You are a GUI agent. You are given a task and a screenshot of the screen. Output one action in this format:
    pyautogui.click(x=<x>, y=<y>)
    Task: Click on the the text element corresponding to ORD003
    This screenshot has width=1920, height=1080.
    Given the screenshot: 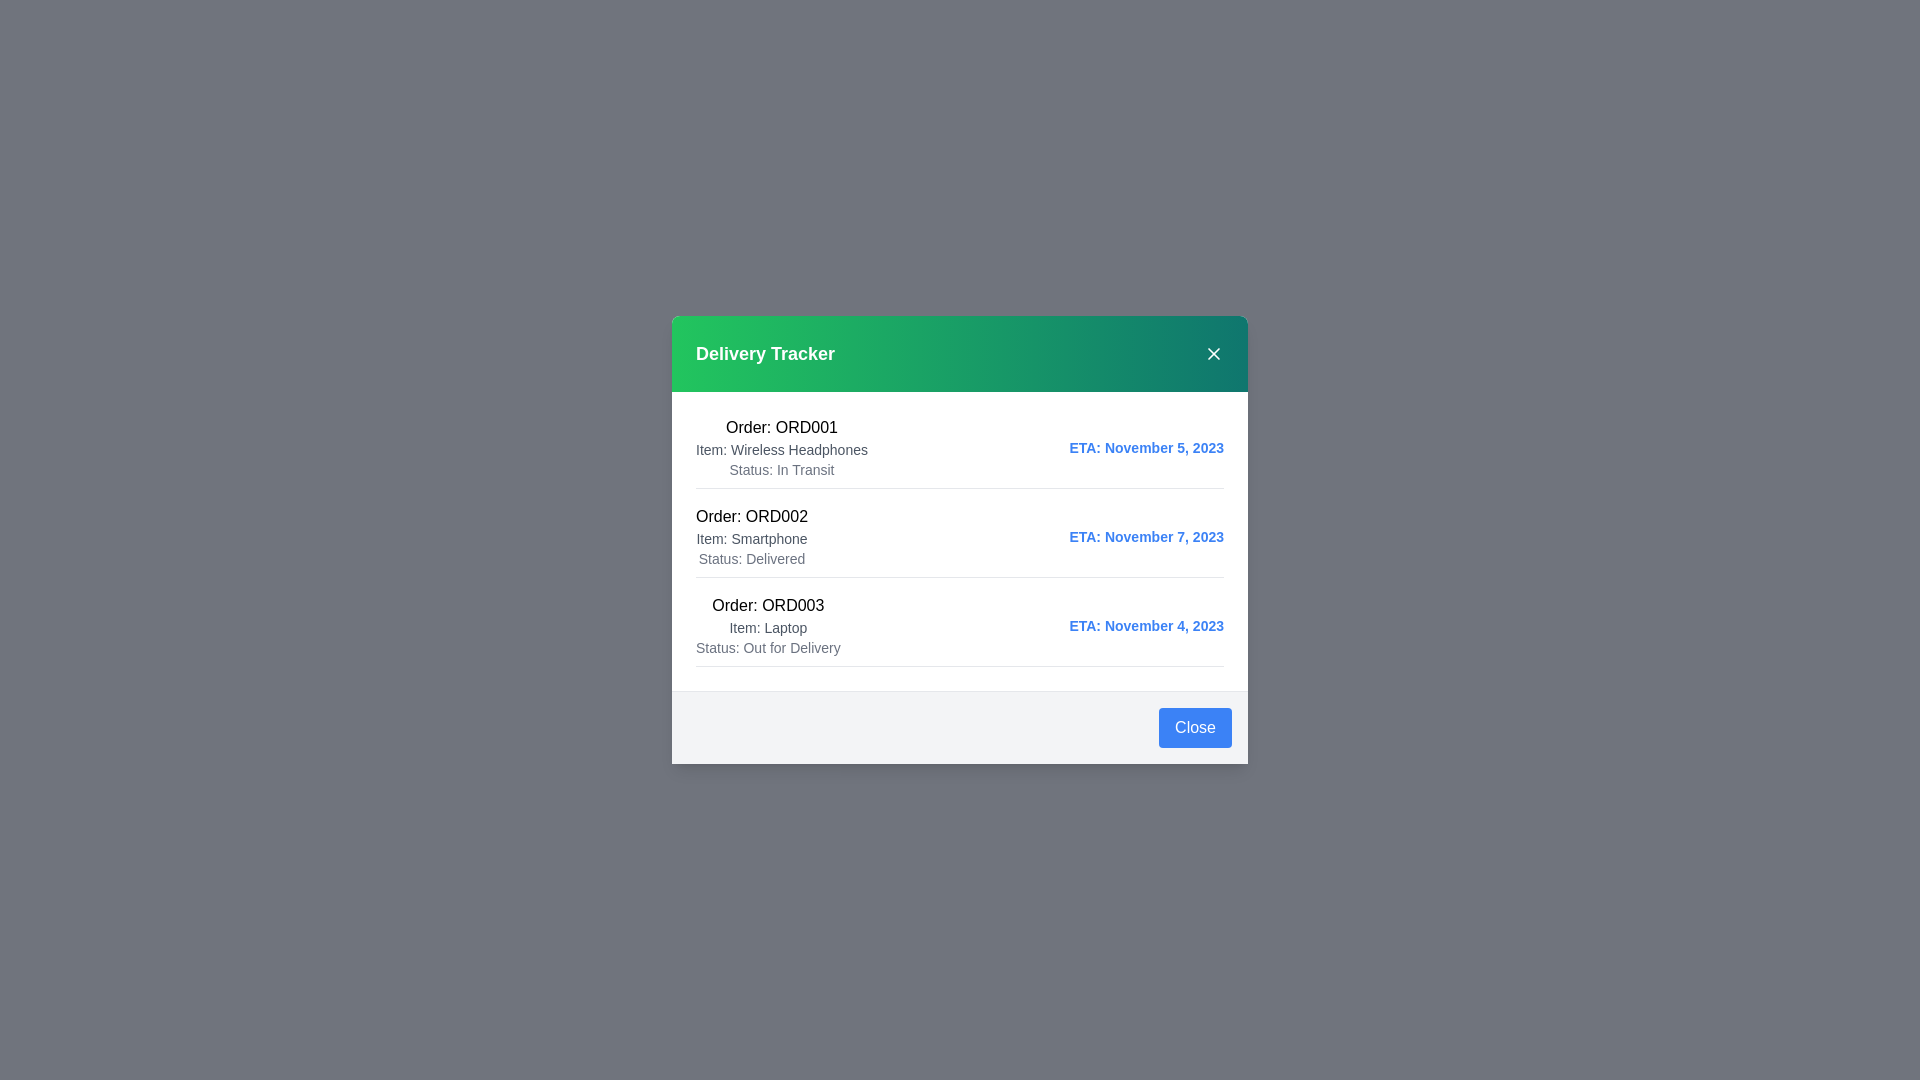 What is the action you would take?
    pyautogui.click(x=767, y=604)
    